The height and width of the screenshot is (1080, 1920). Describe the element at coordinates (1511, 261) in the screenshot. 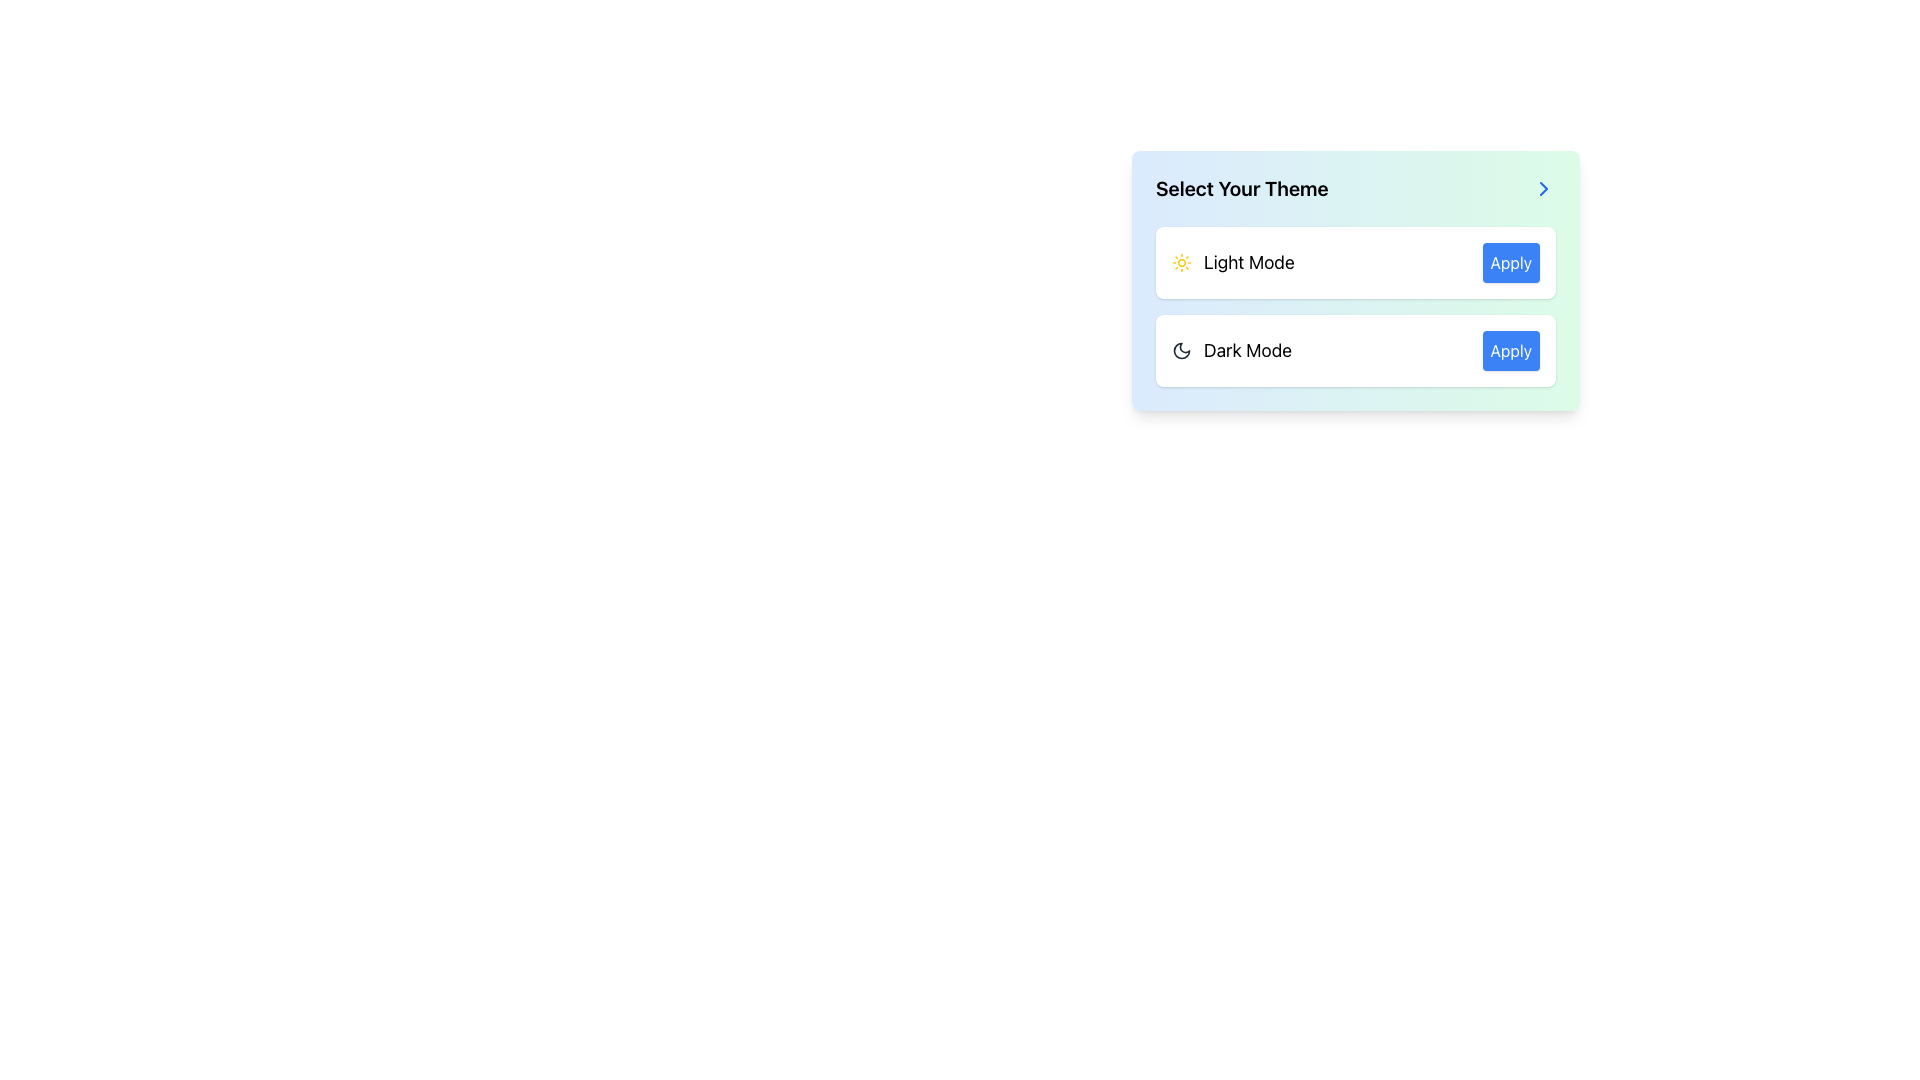

I see `the 'Apply' button located in the 'Select Your Theme' section, which activates the 'Light Mode' theme for the application` at that location.